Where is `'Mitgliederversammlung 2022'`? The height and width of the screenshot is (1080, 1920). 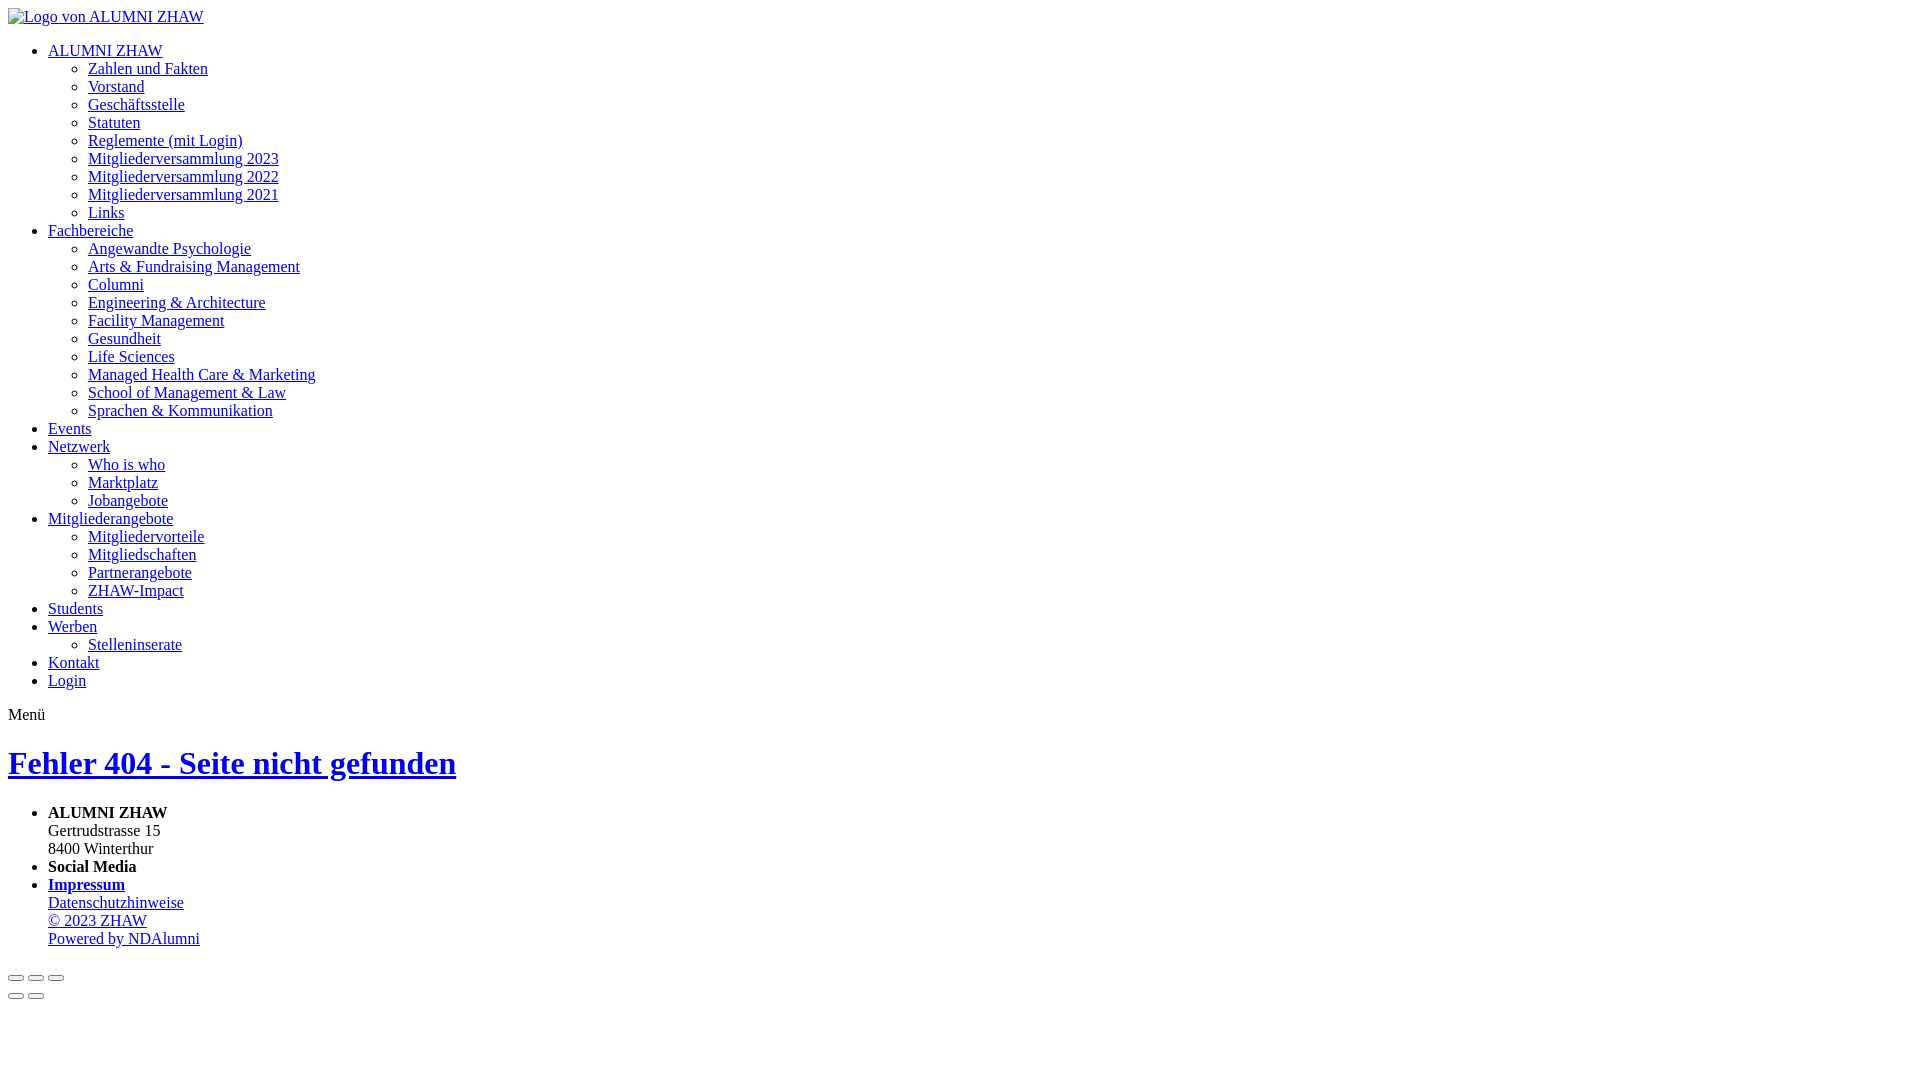 'Mitgliederversammlung 2022' is located at coordinates (183, 175).